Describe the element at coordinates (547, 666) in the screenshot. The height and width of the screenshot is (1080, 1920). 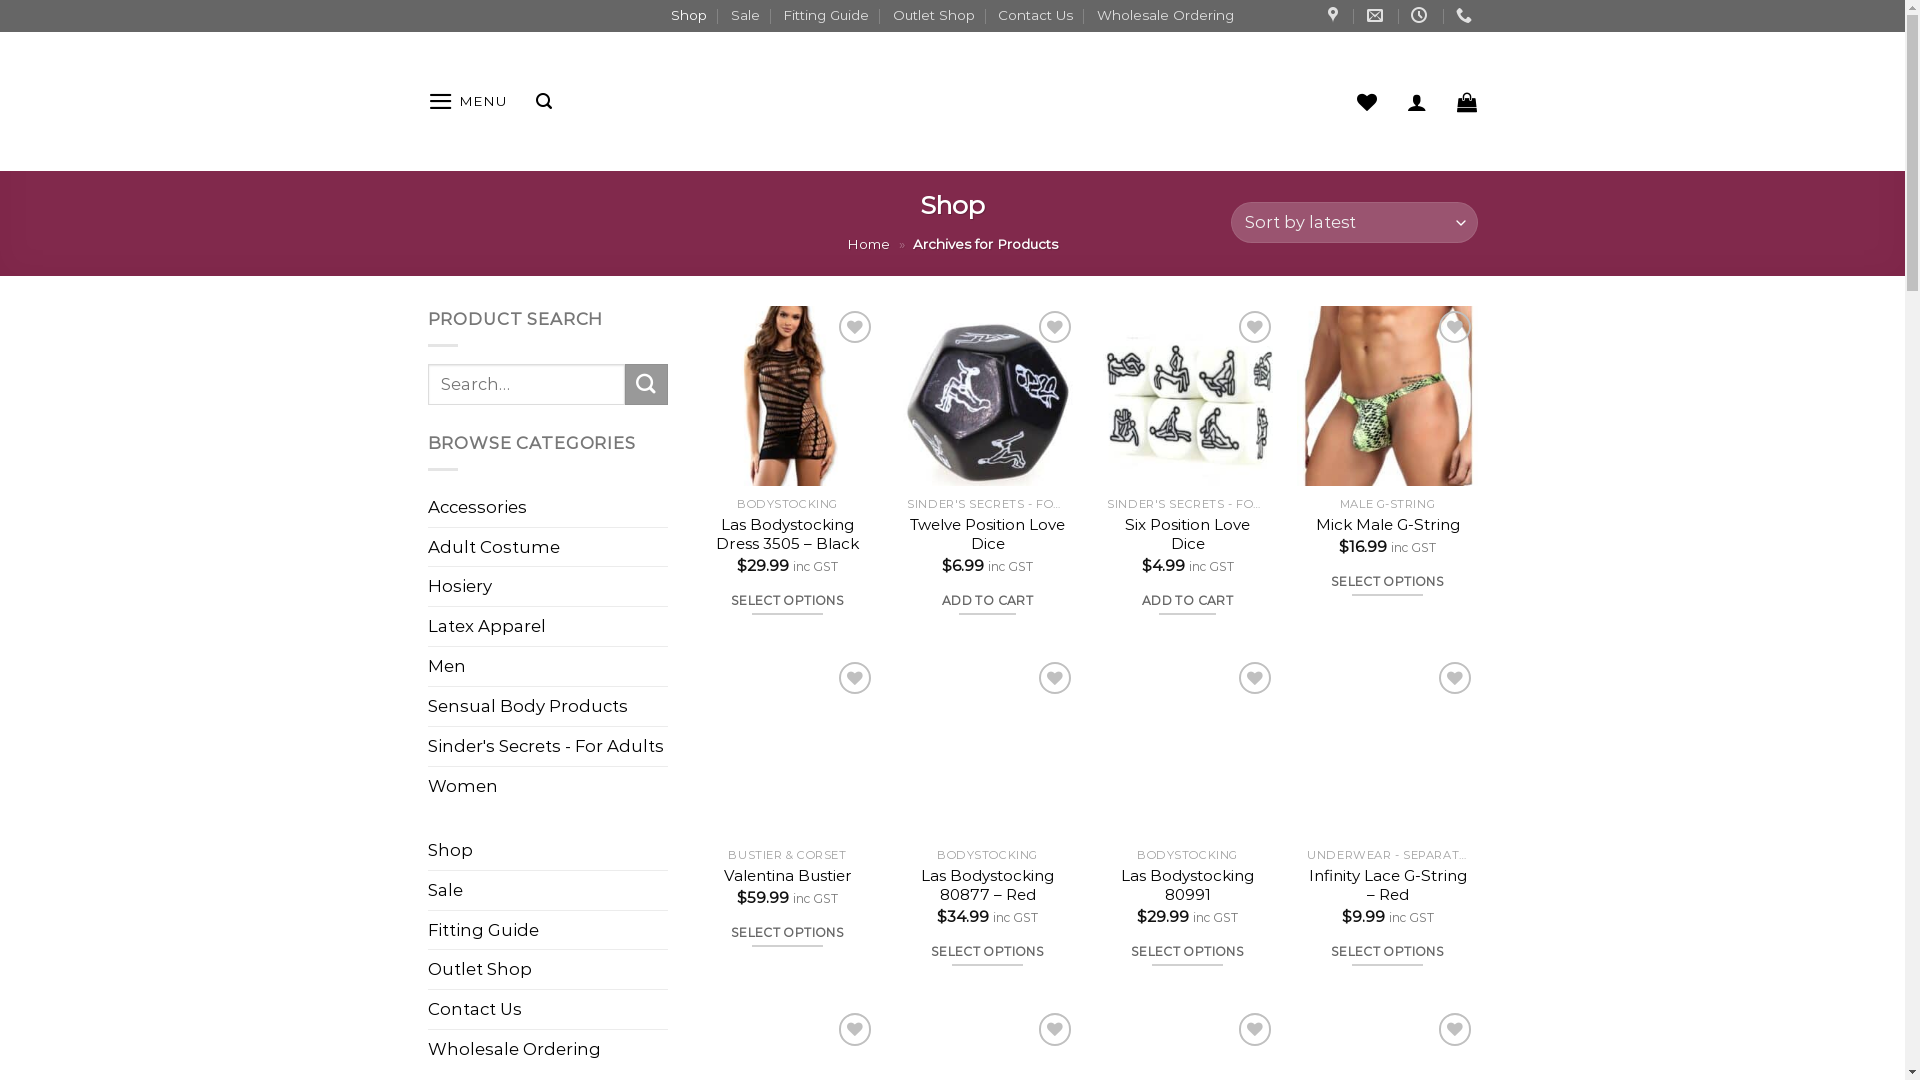
I see `'Men'` at that location.